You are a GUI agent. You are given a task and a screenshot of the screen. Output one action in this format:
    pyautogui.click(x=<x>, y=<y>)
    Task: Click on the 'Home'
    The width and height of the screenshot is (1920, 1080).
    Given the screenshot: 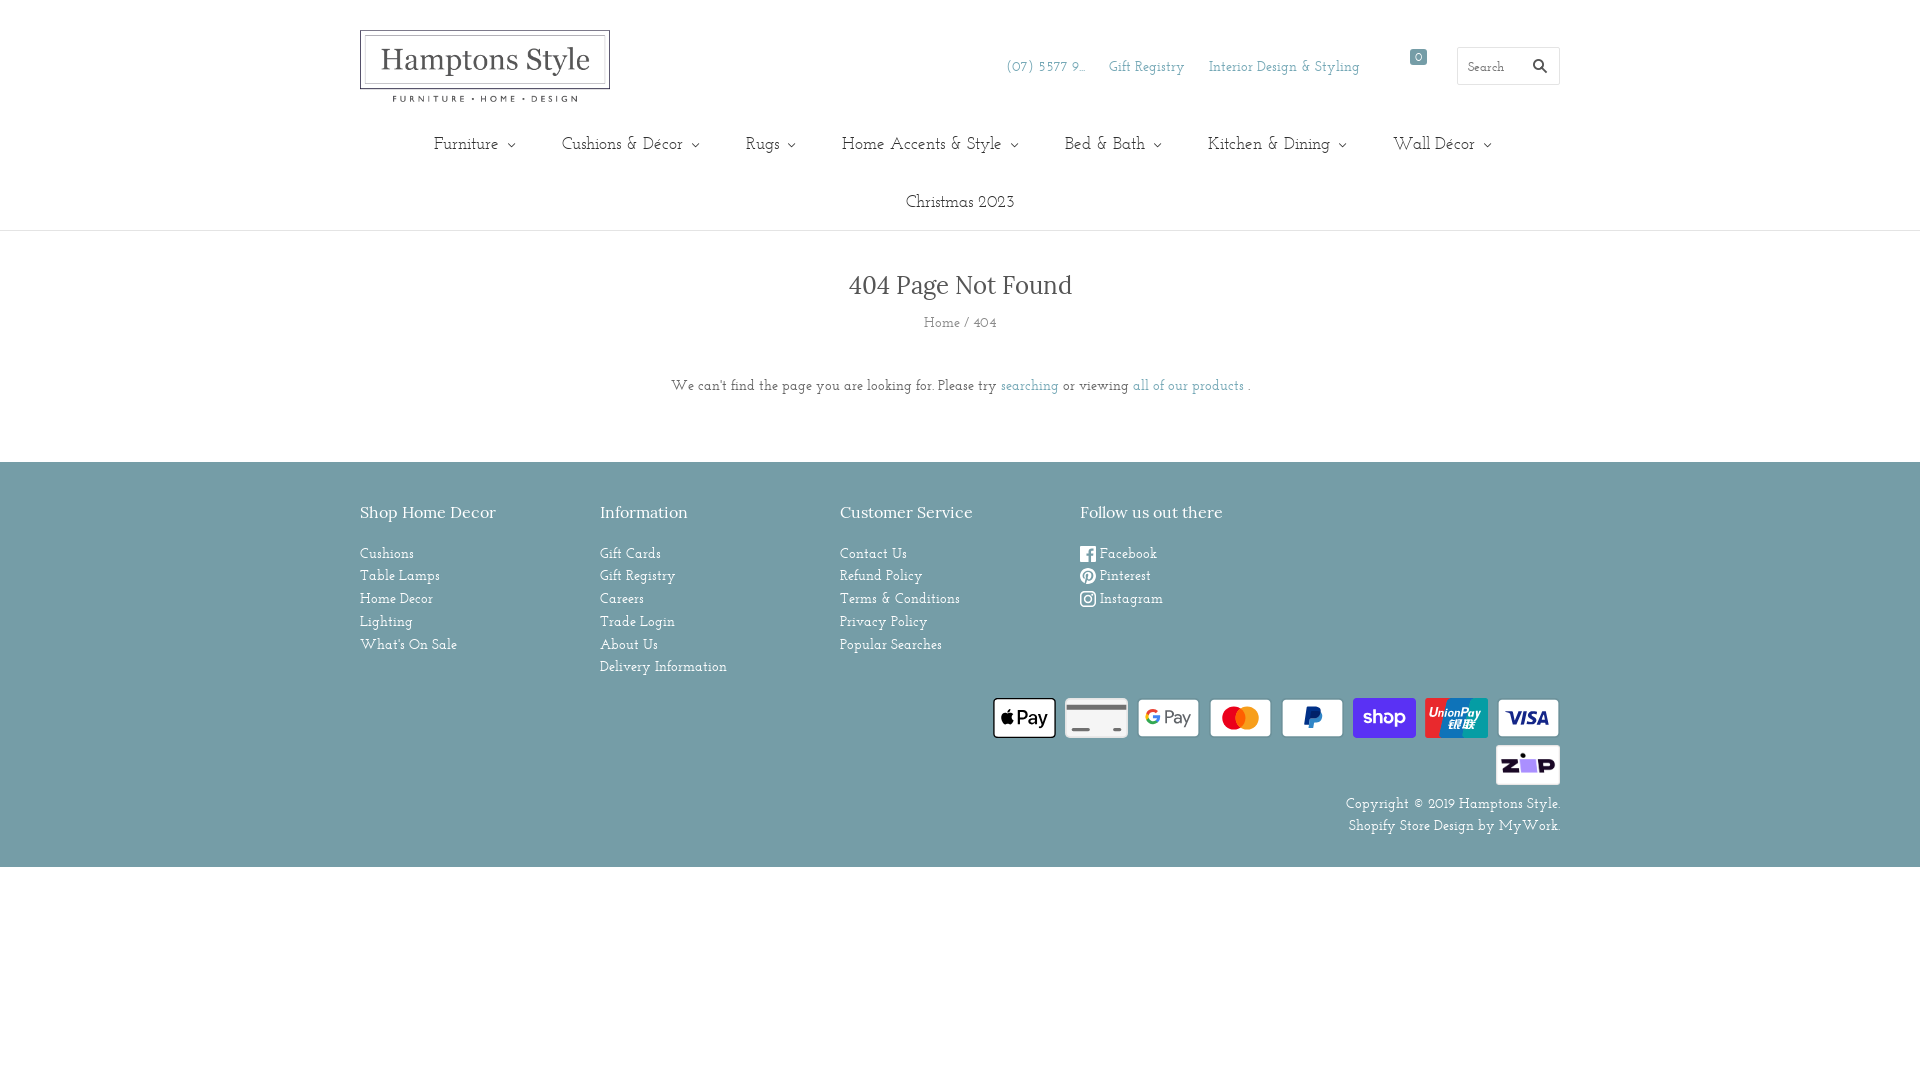 What is the action you would take?
    pyautogui.click(x=940, y=320)
    